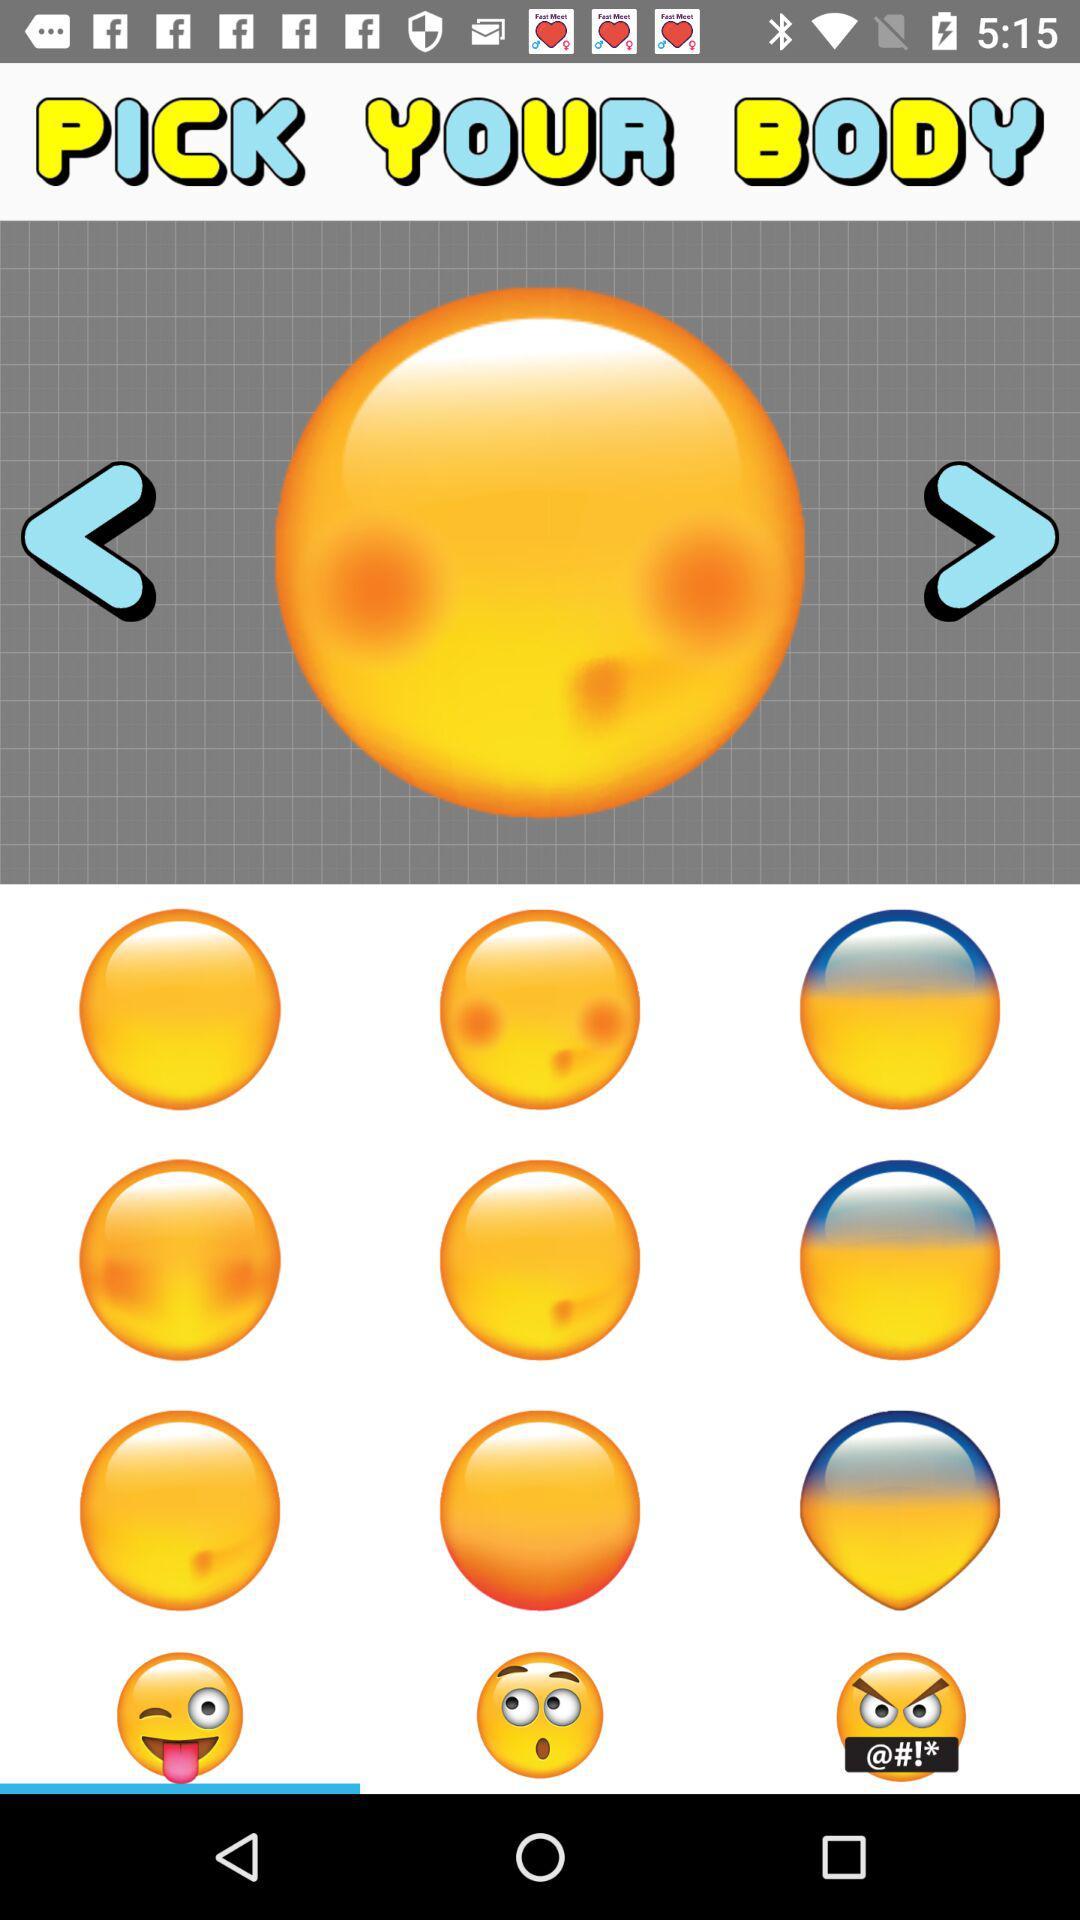 This screenshot has width=1080, height=1920. What do you see at coordinates (180, 1714) in the screenshot?
I see `tag option` at bounding box center [180, 1714].